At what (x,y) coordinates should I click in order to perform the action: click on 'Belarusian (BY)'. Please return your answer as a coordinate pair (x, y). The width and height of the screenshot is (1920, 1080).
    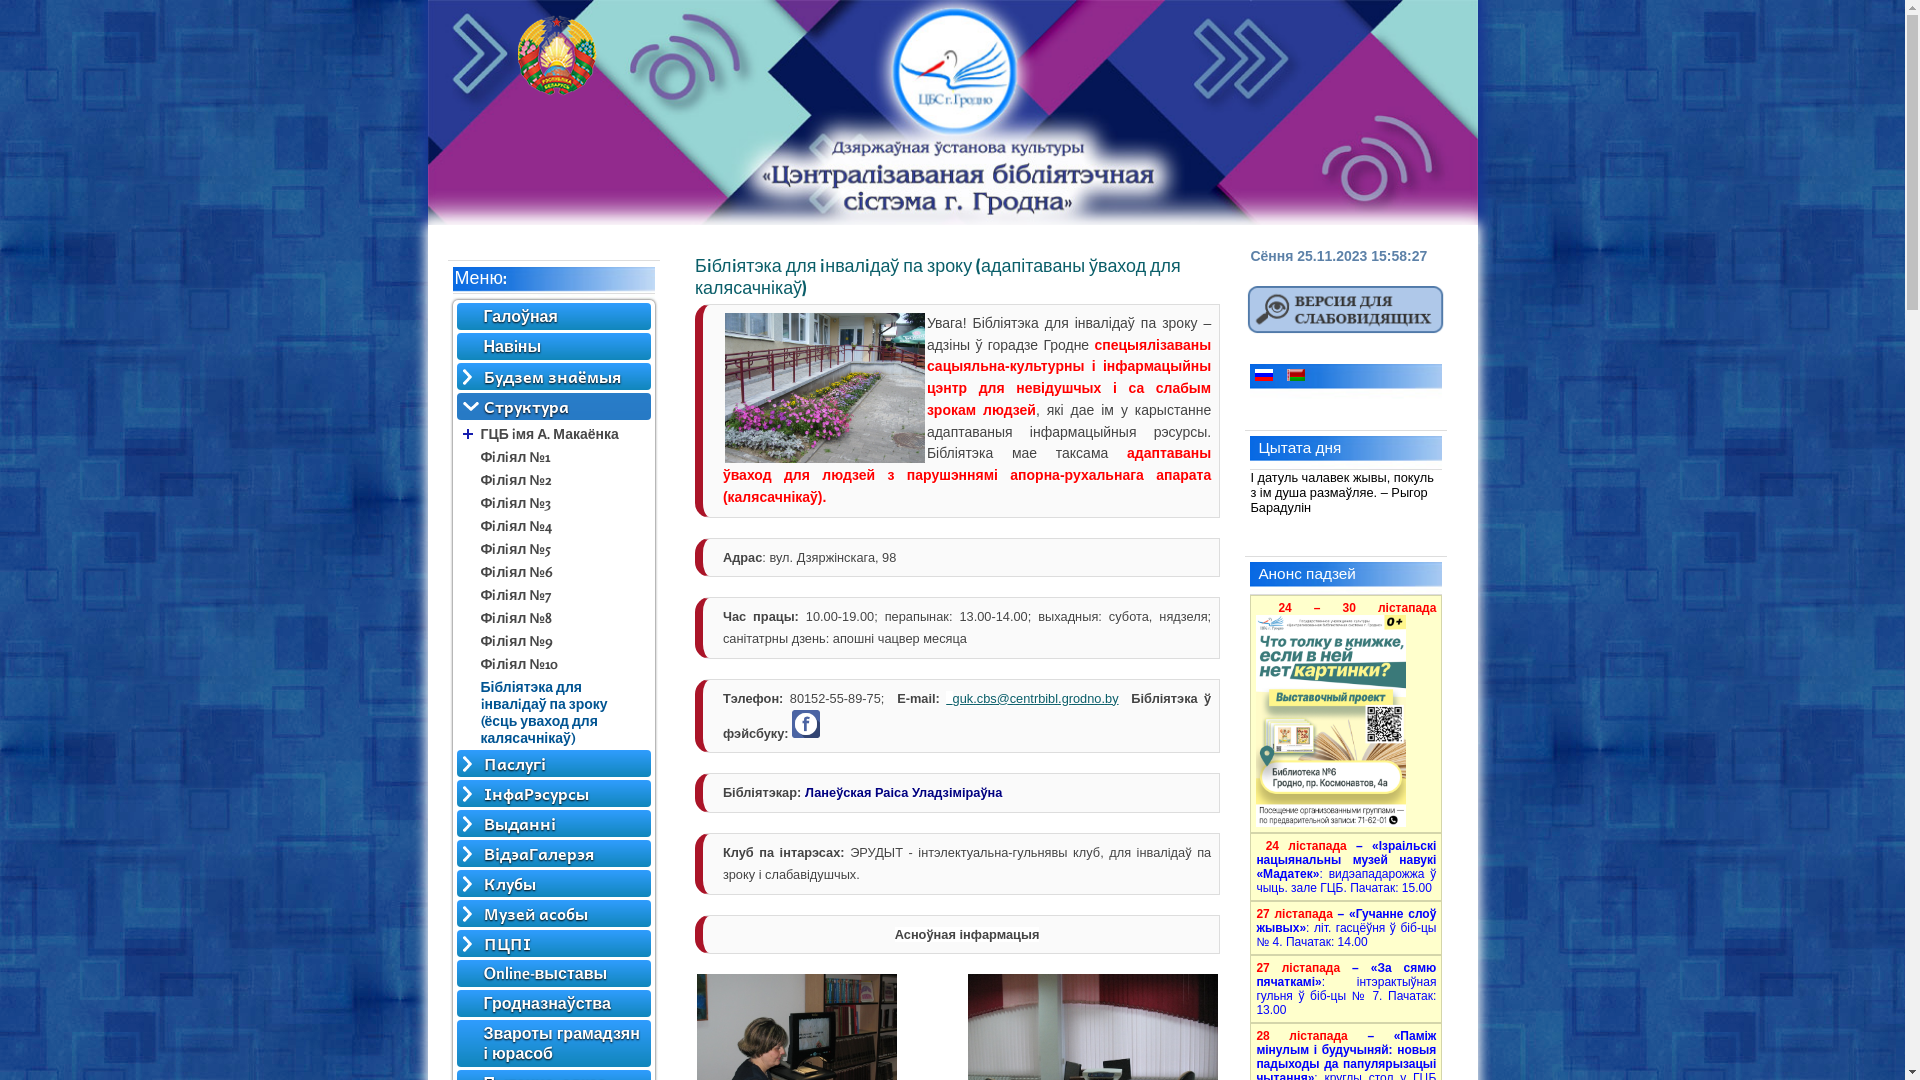
    Looking at the image, I should click on (1296, 374).